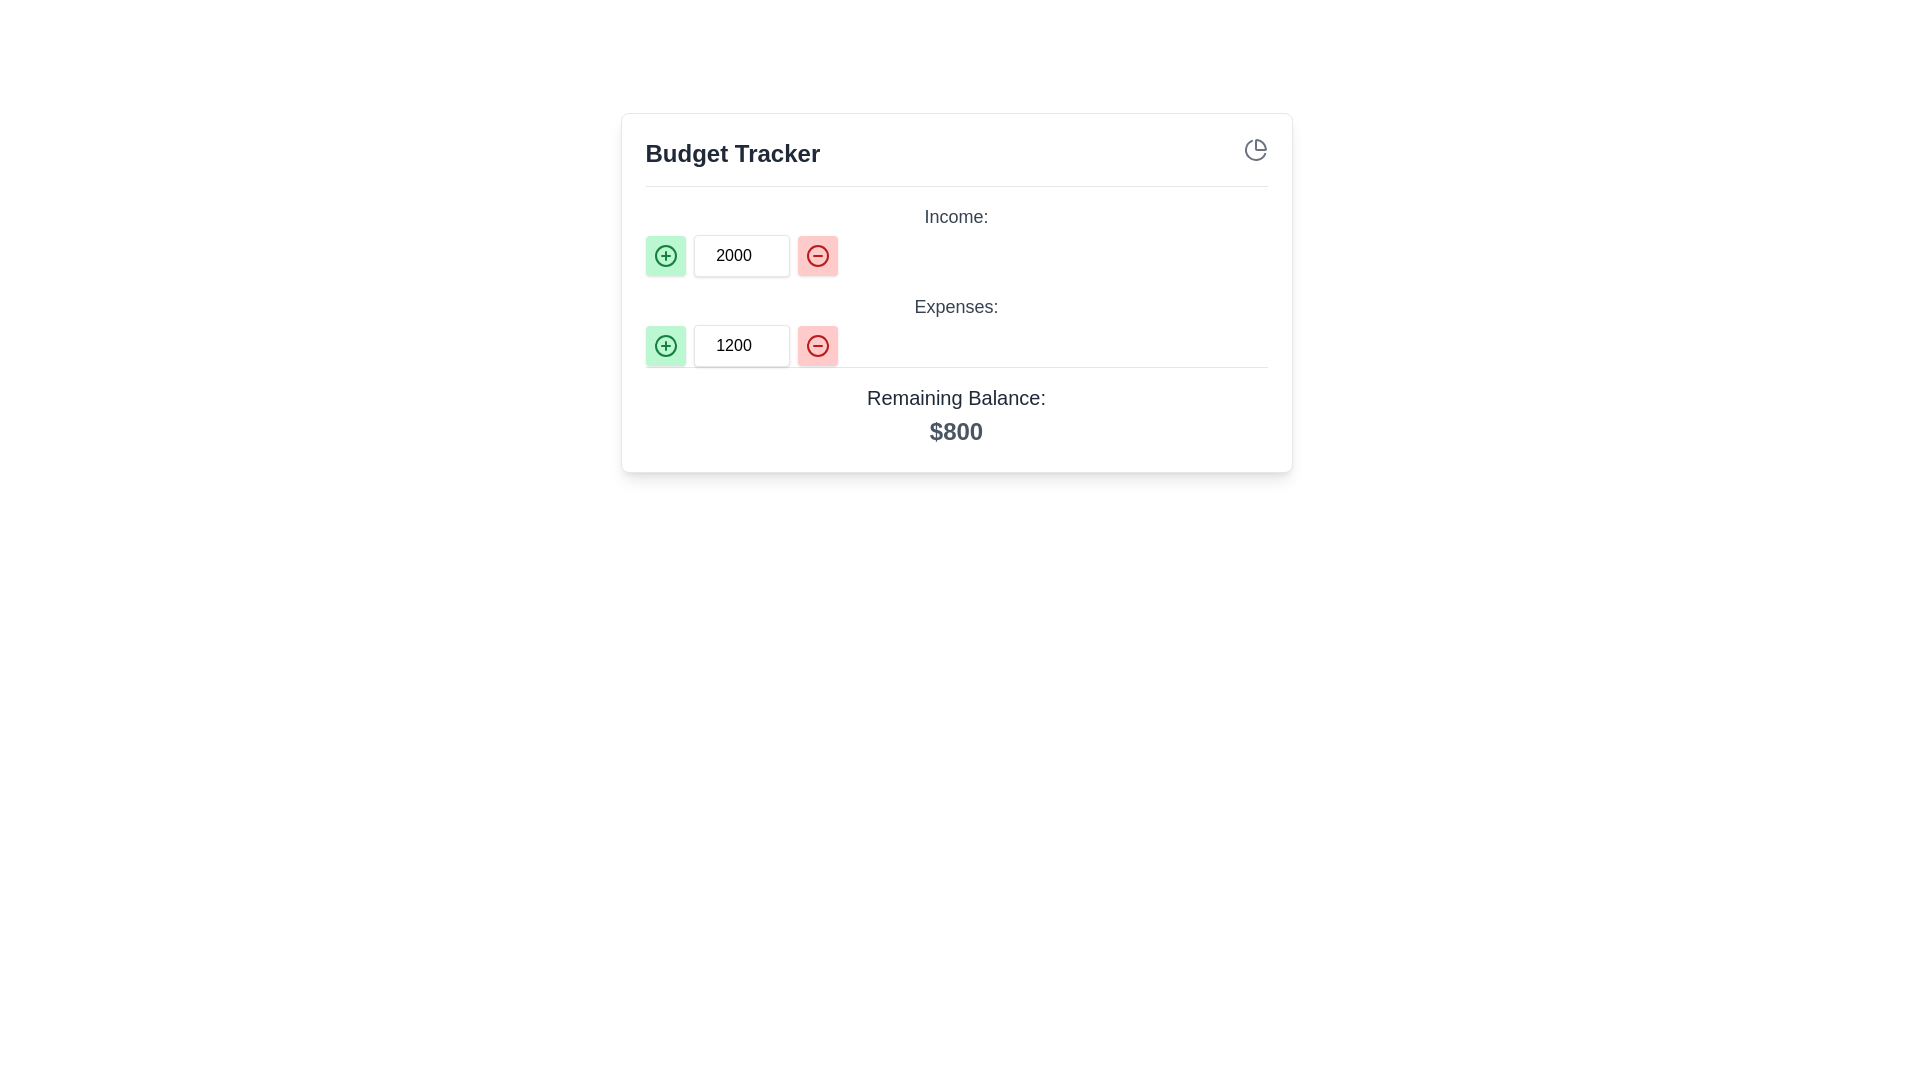 The width and height of the screenshot is (1920, 1080). What do you see at coordinates (817, 345) in the screenshot?
I see `the red button with a circular minus icon in the 'Expenses' section of the 'Budget Tracker' interface` at bounding box center [817, 345].